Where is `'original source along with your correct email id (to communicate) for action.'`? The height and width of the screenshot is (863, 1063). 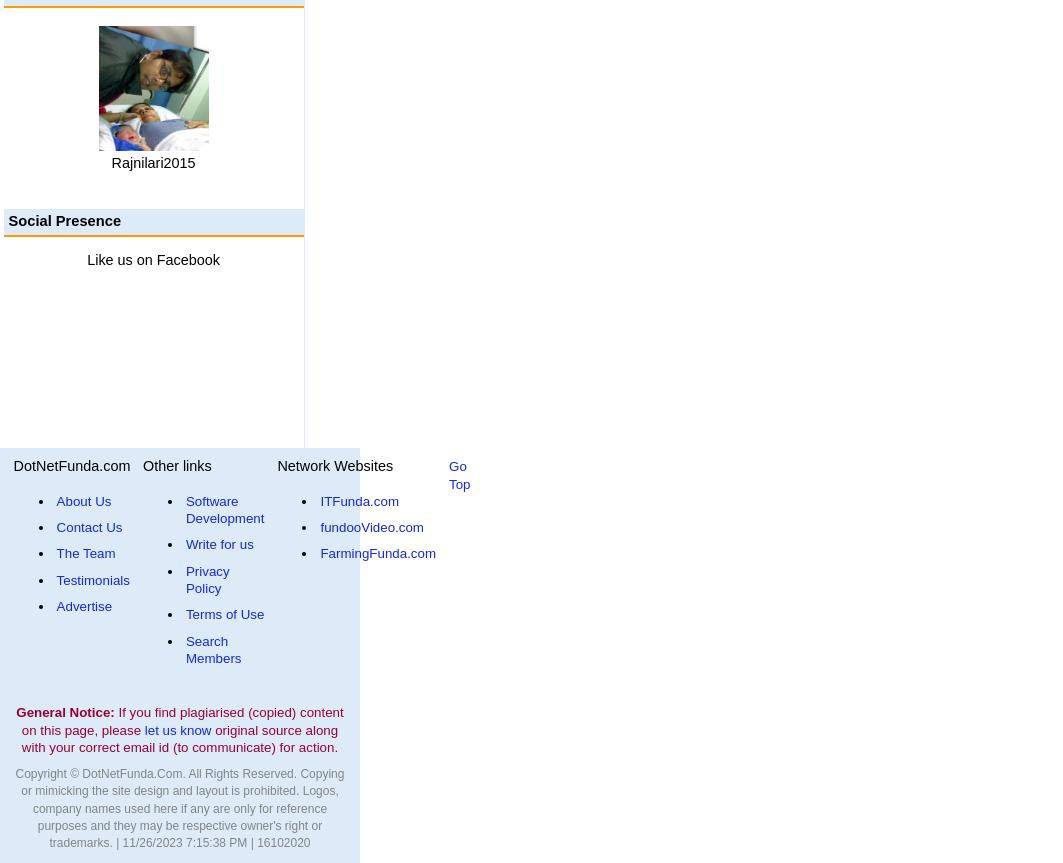 'original source along with your correct email id (to communicate) for action.' is located at coordinates (179, 738).